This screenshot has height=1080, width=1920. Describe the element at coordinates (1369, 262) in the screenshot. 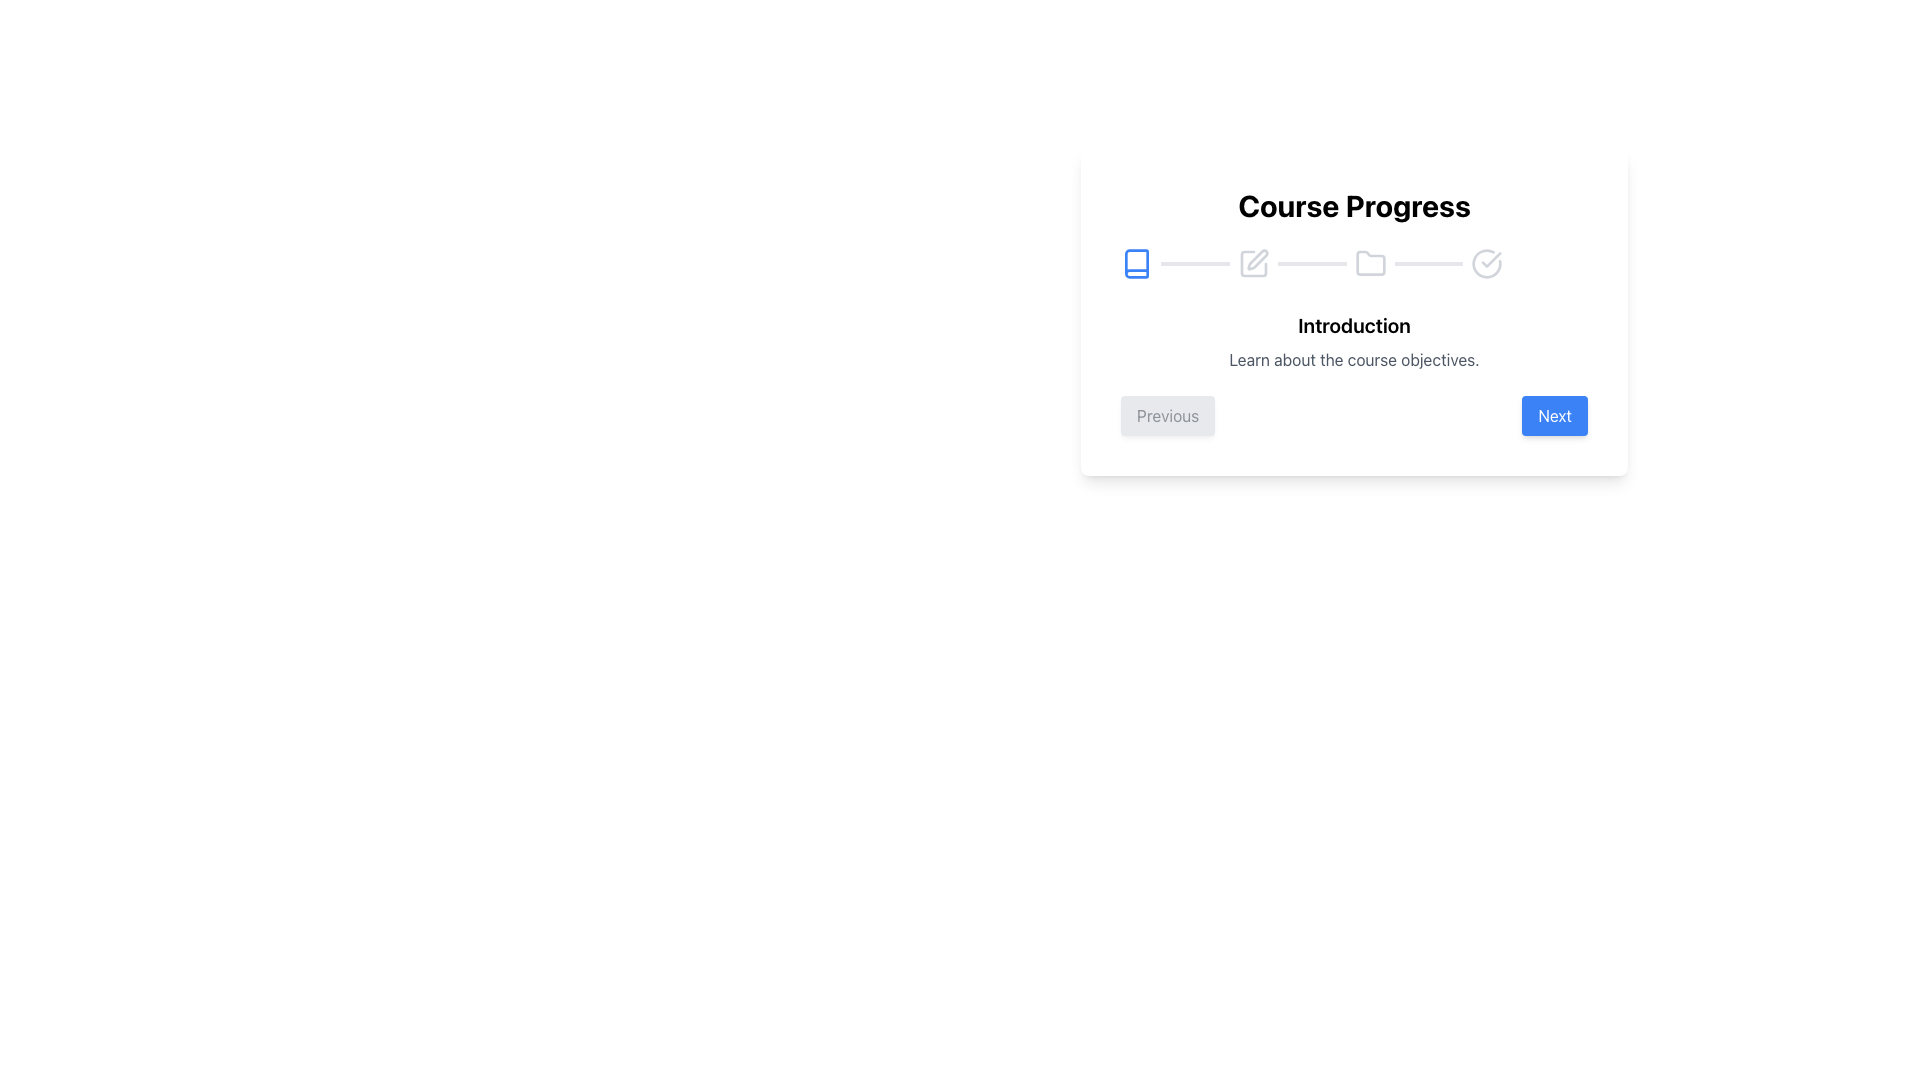

I see `the folder icon, which is the third icon from the left in the horizontal progress indicator at the top of the interface` at that location.